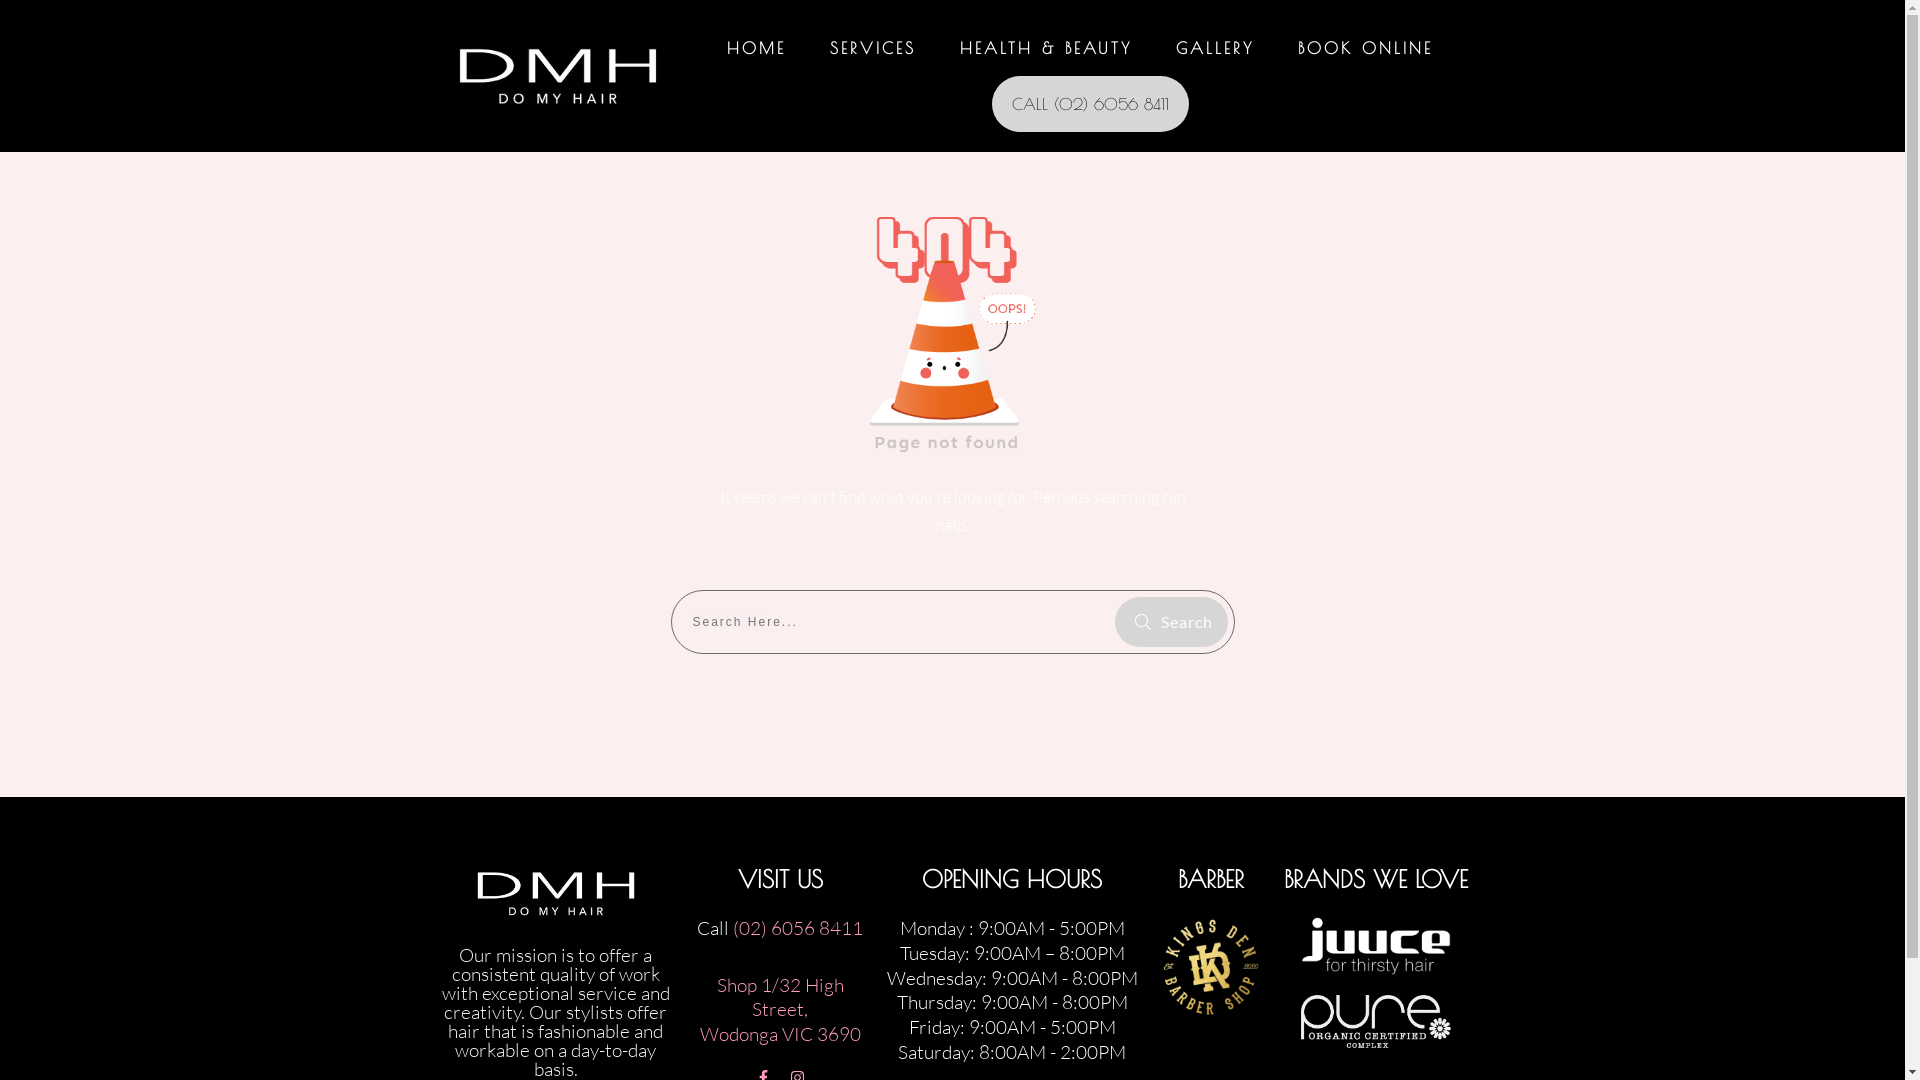 This screenshot has width=1920, height=1080. Describe the element at coordinates (779, 997) in the screenshot. I see `'Shop 1/32 High Street,'` at that location.